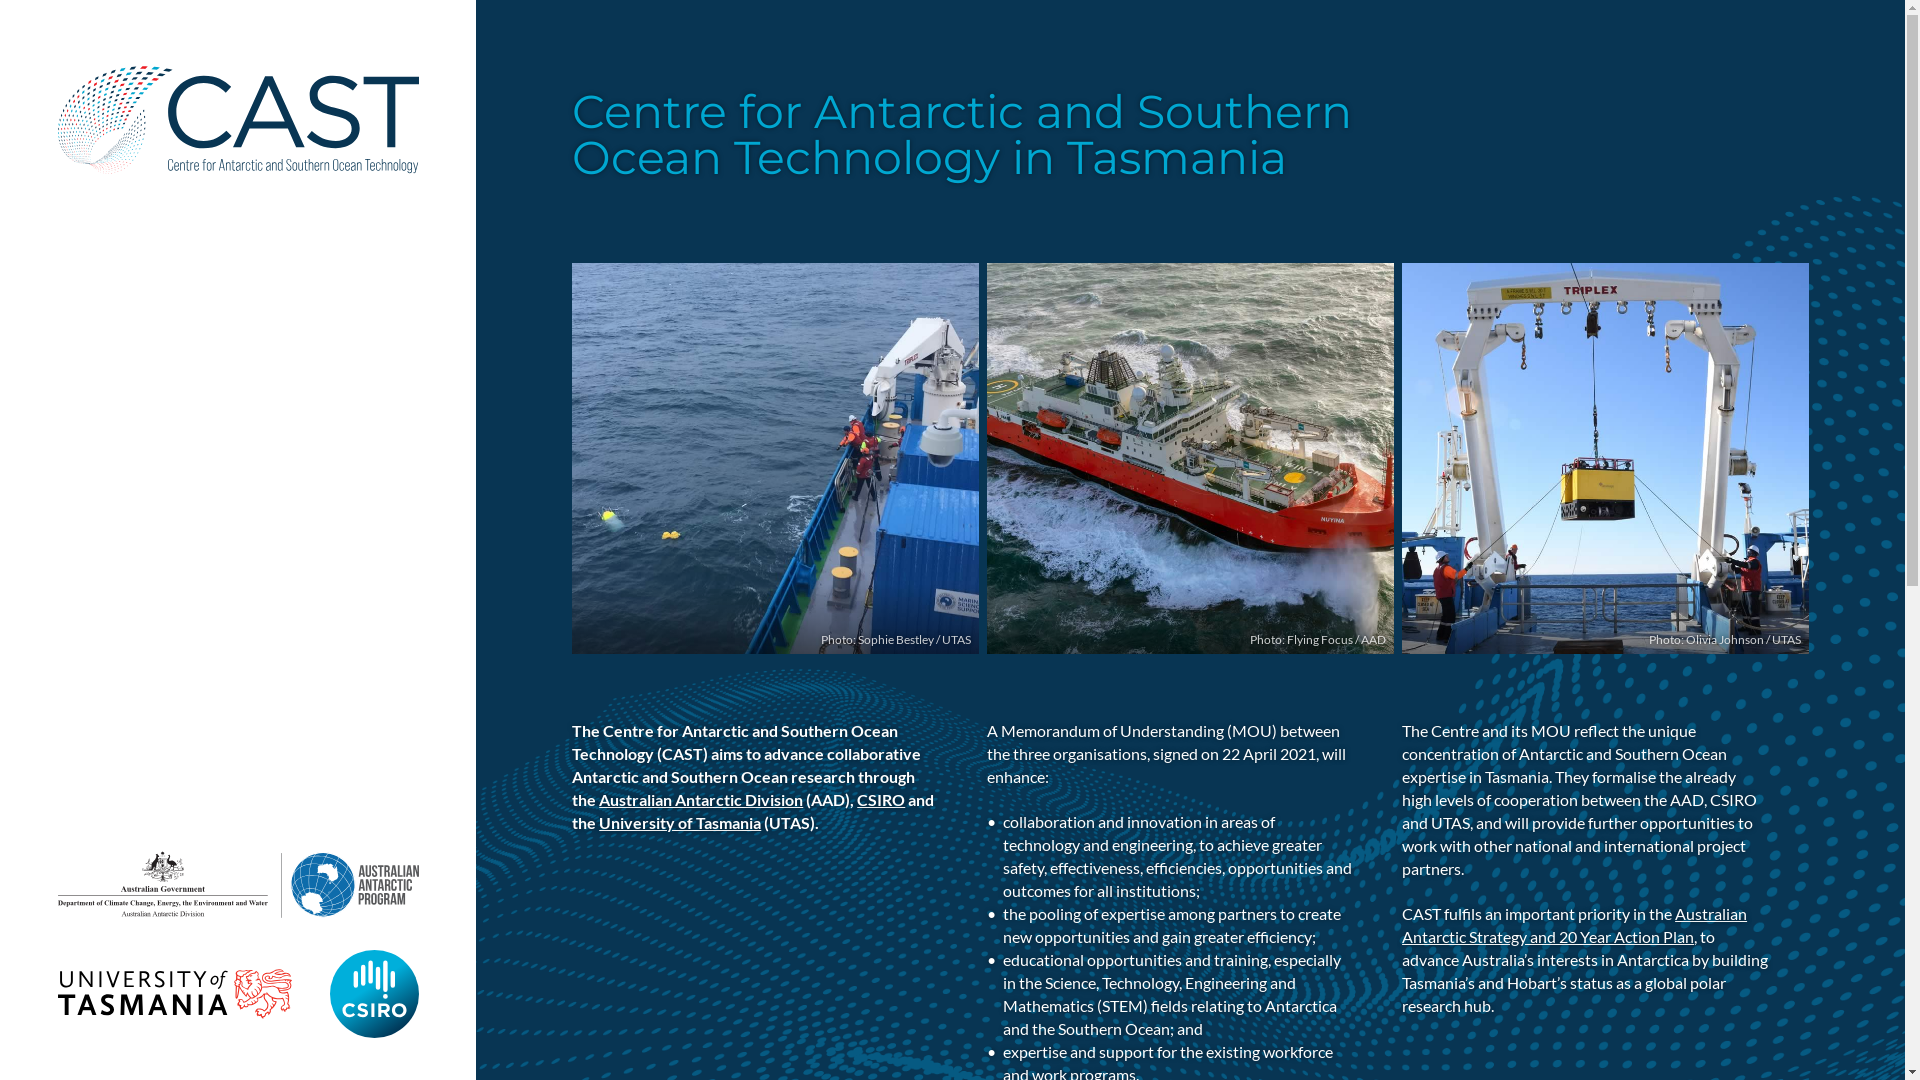 This screenshot has width=1920, height=1080. What do you see at coordinates (1573, 925) in the screenshot?
I see `'Australian Antarctic Strategy and 20 Year Action Plan'` at bounding box center [1573, 925].